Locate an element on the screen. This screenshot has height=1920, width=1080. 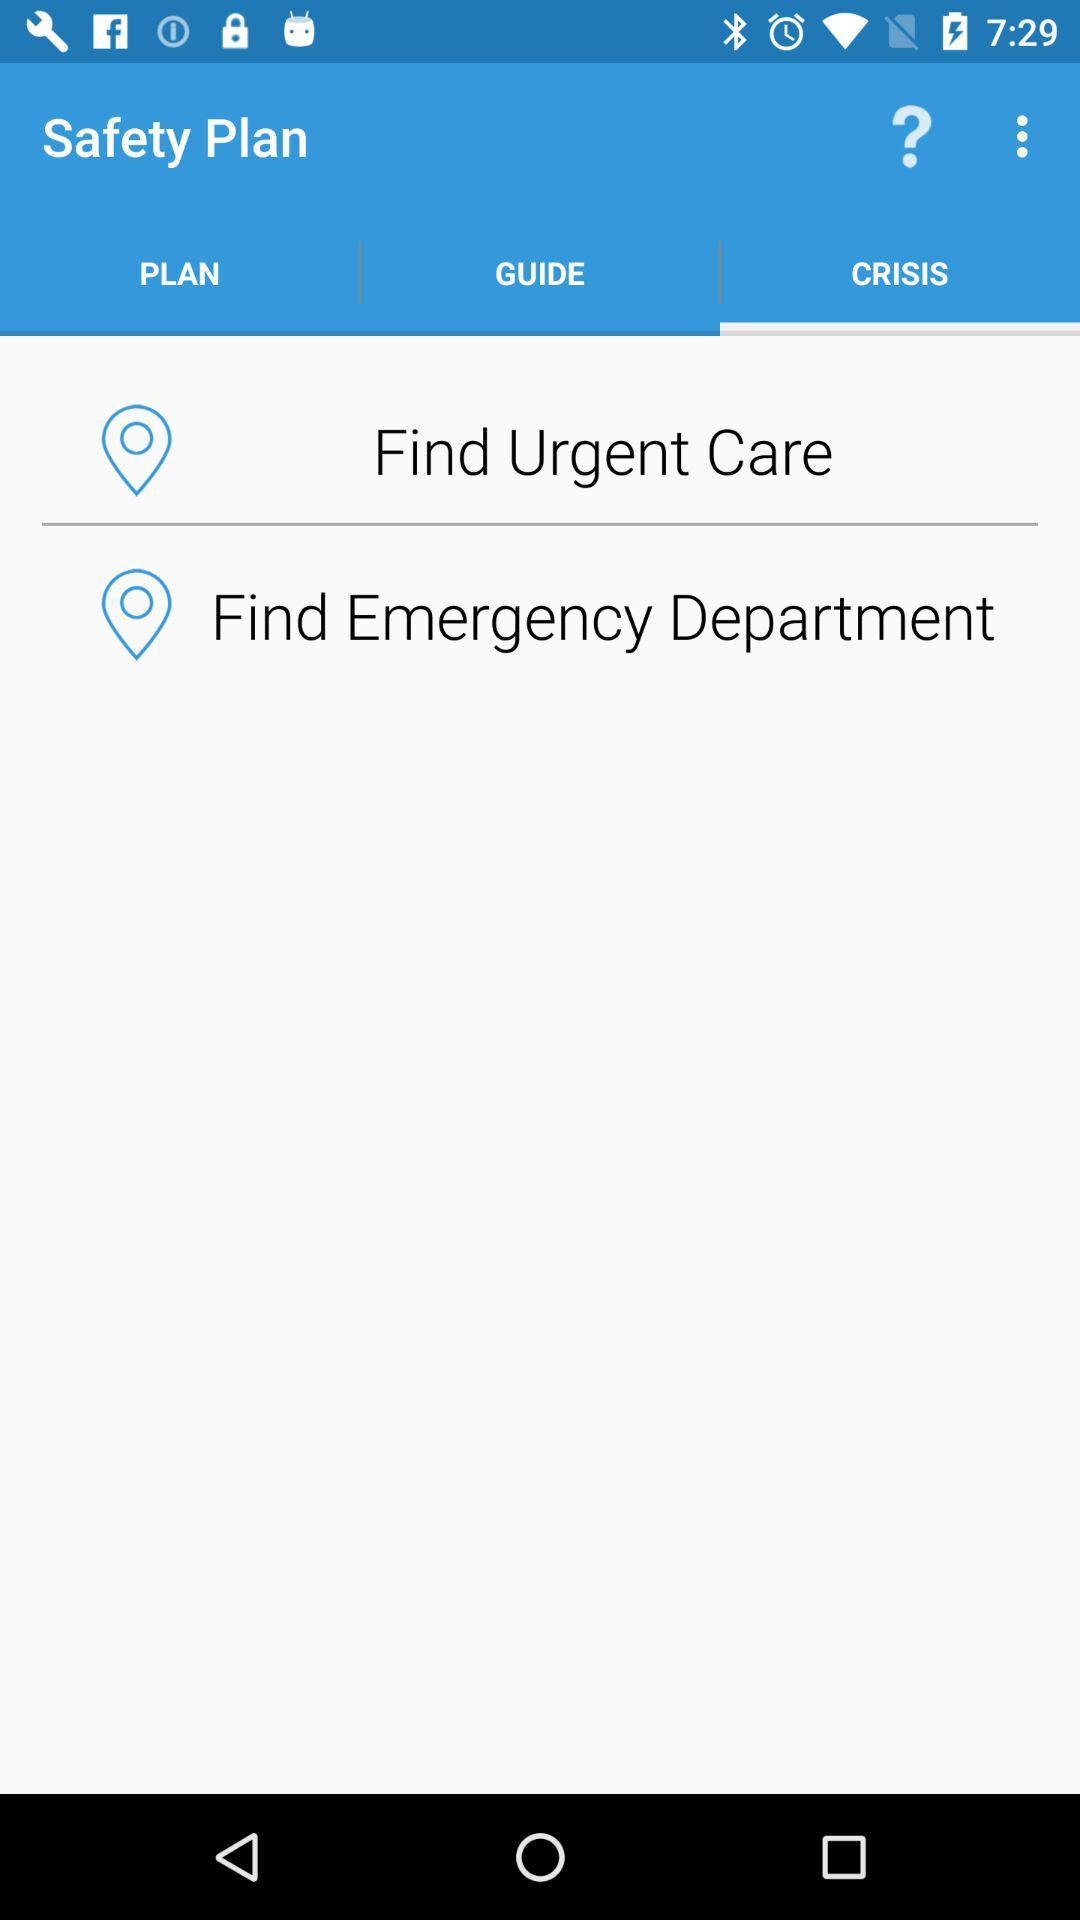
the icon to the right of the guide item is located at coordinates (898, 272).